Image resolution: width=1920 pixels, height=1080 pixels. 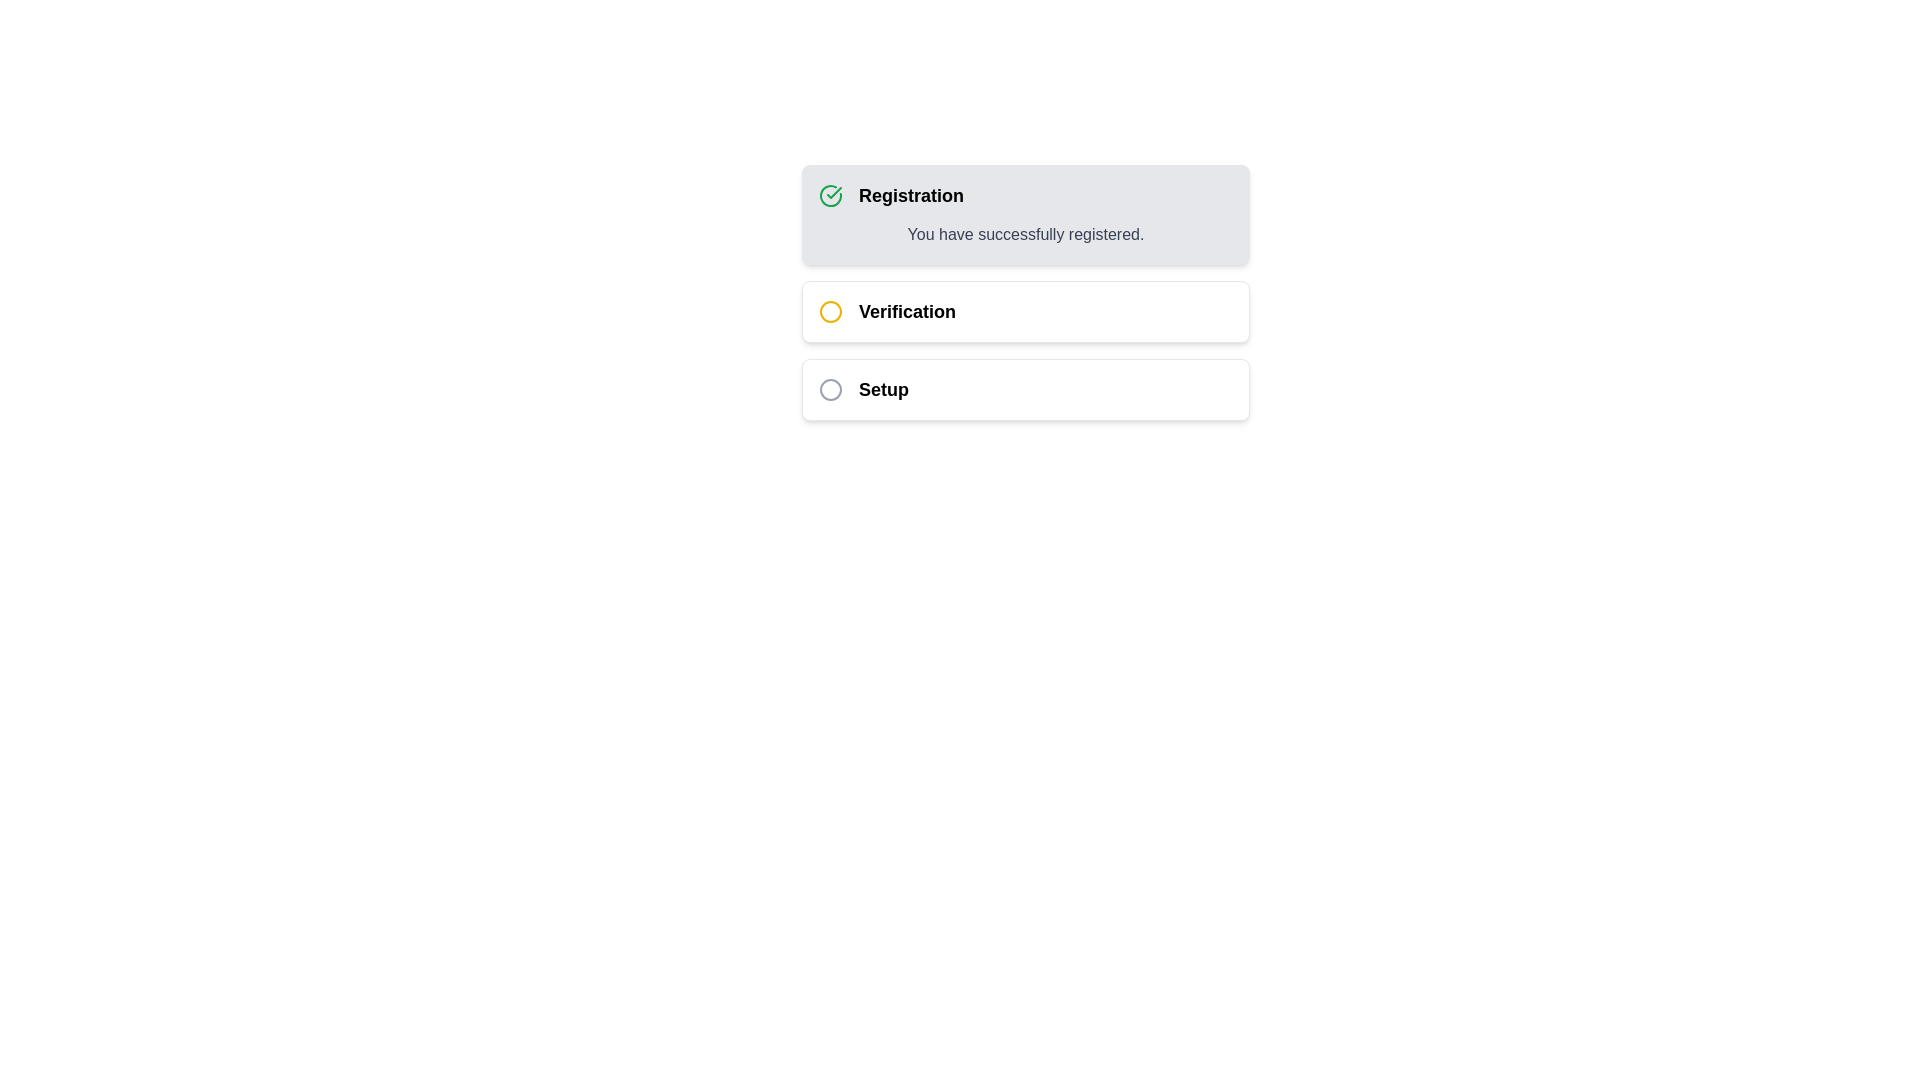 I want to click on the yellow circular icon within the 'Verification' step indicator, which is styled prominently and located at the top left corner of the step item, so click(x=830, y=312).